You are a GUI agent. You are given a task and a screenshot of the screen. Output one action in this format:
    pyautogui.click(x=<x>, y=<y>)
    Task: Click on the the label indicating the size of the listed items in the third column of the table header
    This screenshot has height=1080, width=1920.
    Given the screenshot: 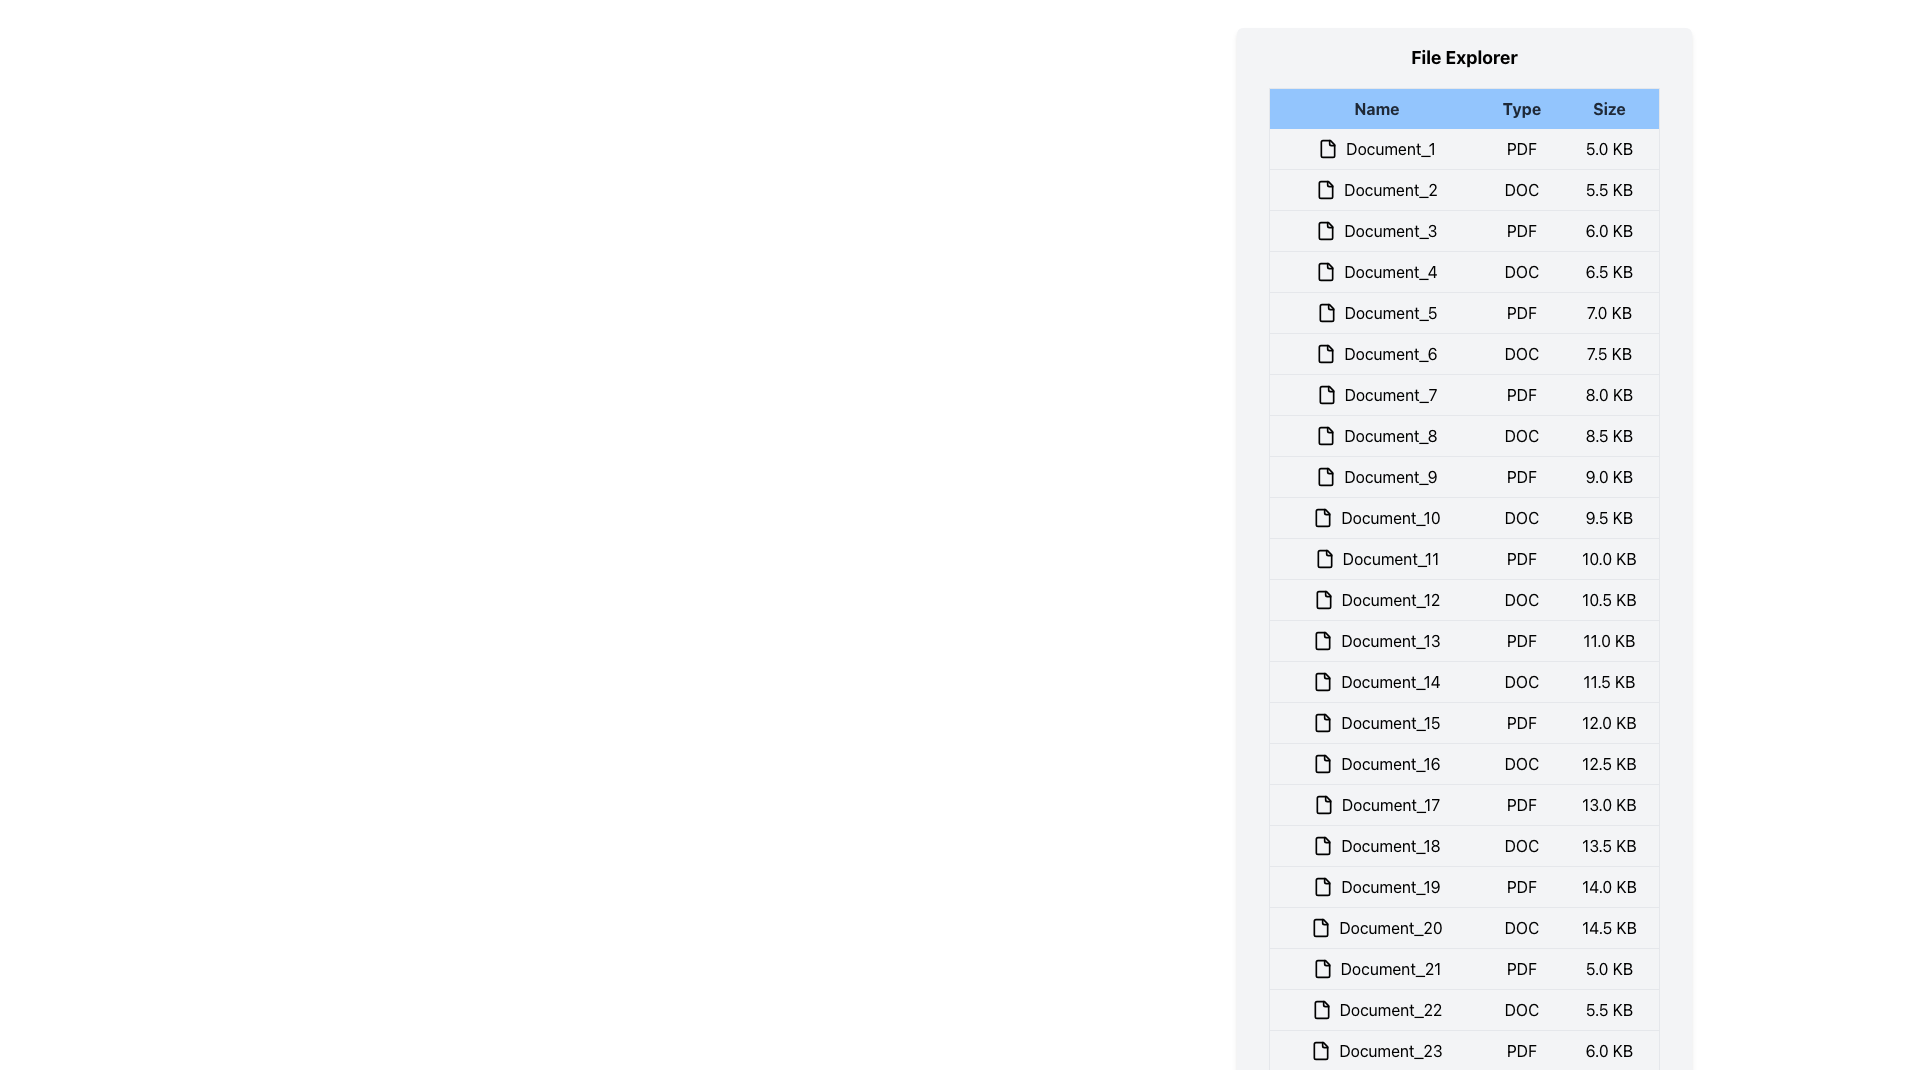 What is the action you would take?
    pyautogui.click(x=1609, y=108)
    